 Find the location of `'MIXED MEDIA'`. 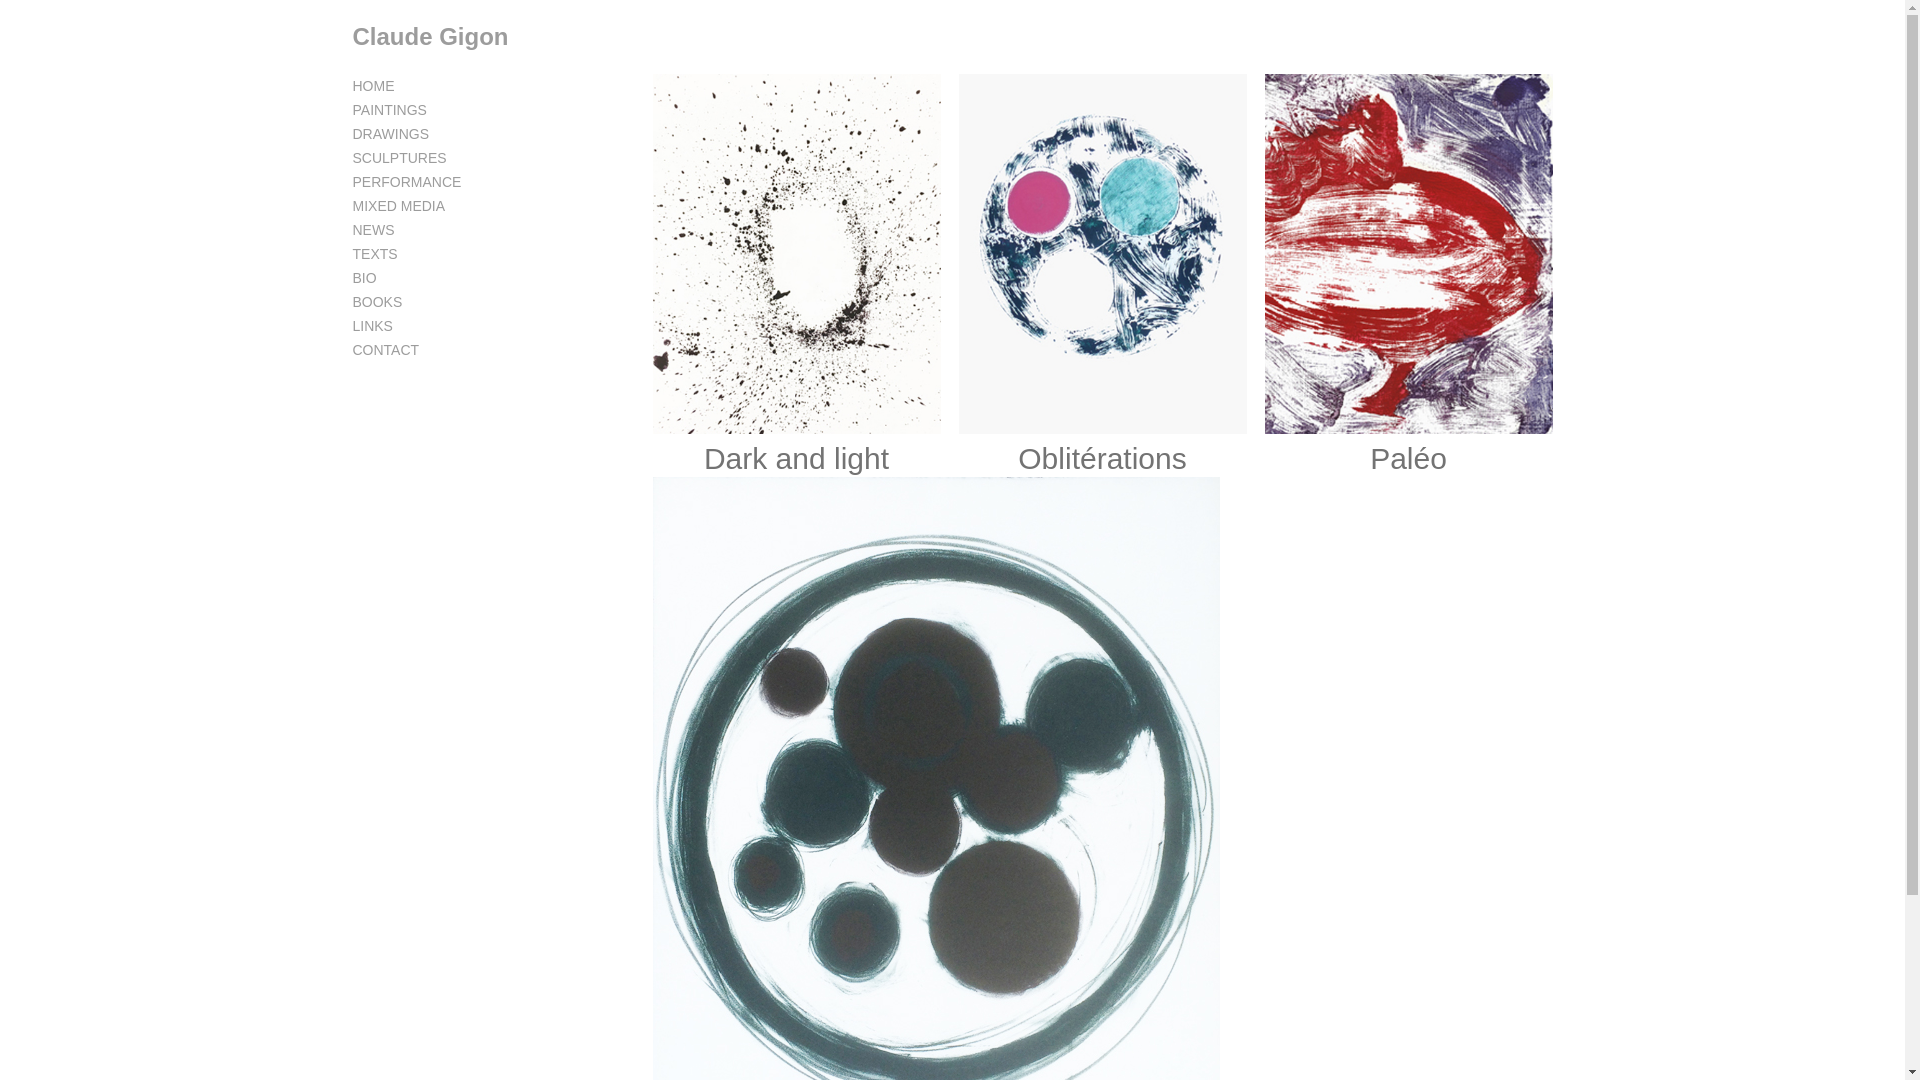

'MIXED MEDIA' is located at coordinates (398, 205).